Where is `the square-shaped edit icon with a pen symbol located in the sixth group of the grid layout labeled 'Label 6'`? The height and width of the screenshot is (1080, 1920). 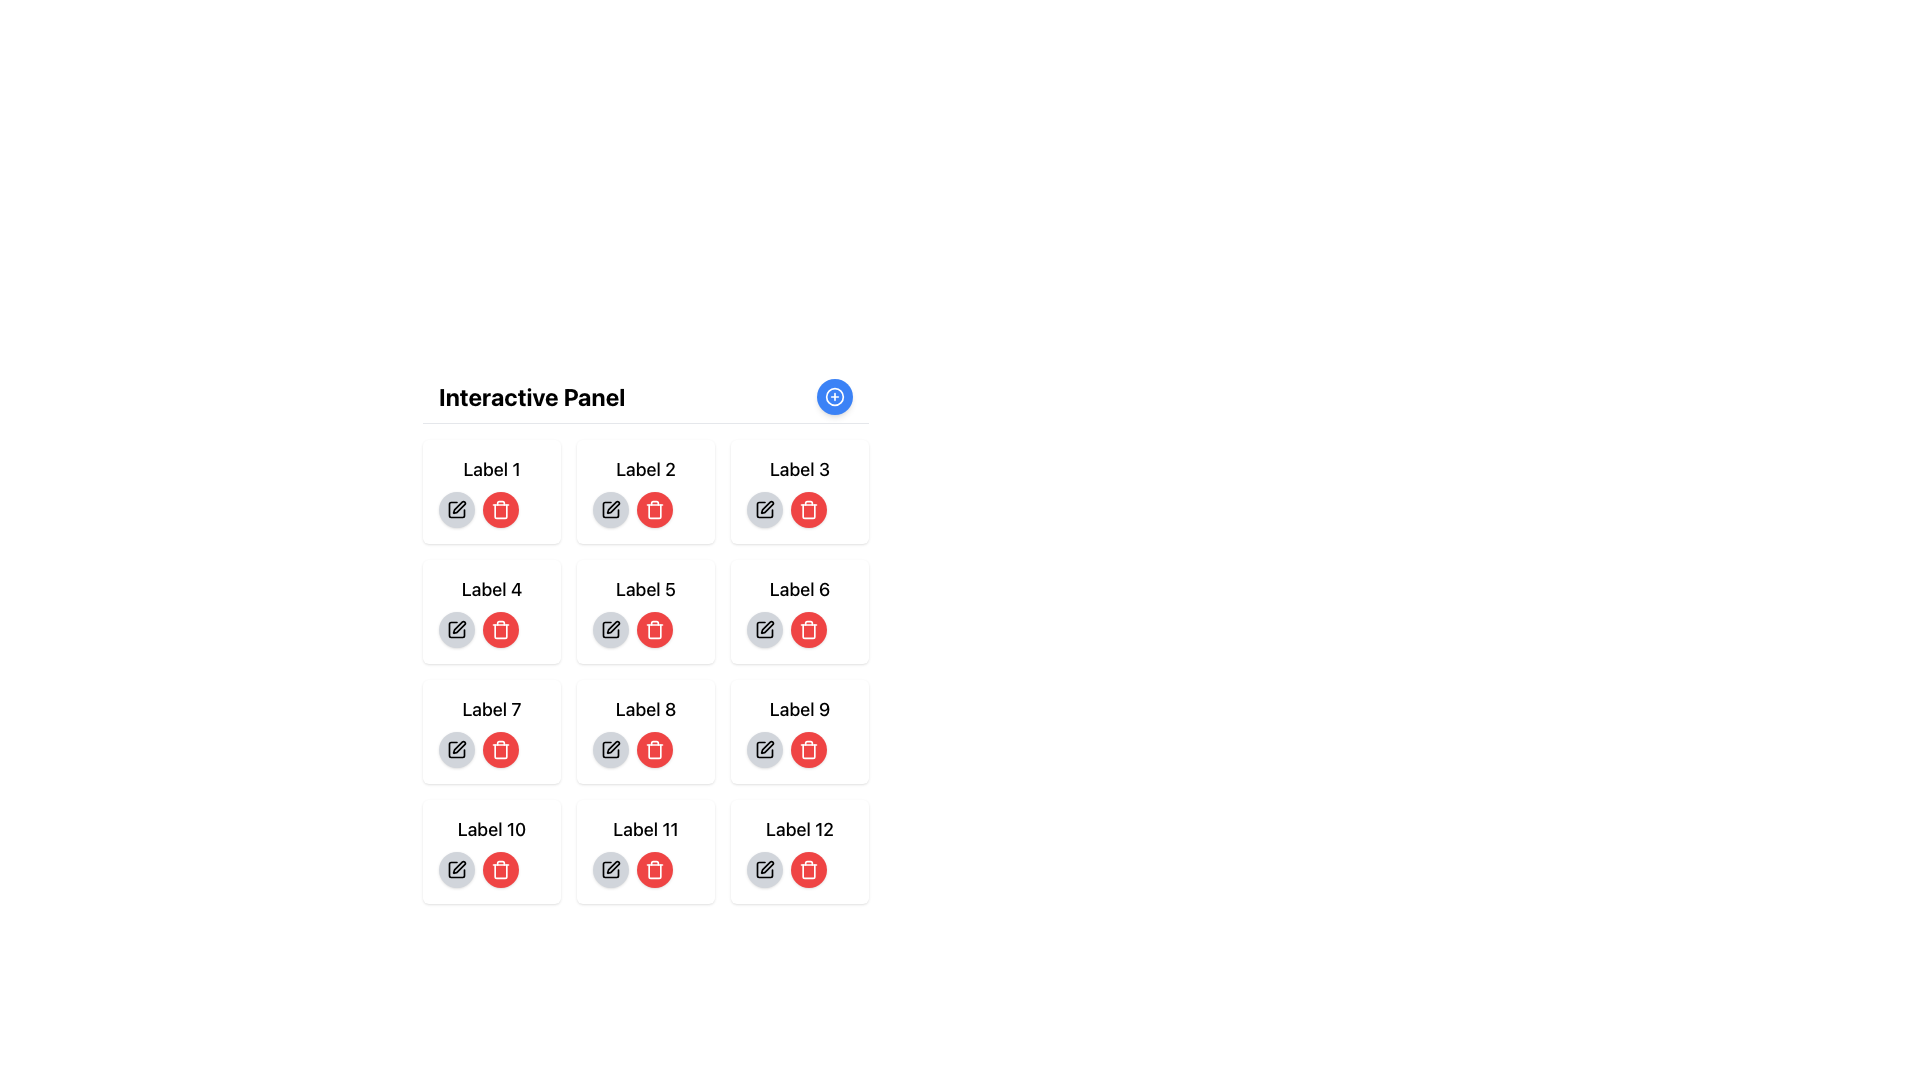 the square-shaped edit icon with a pen symbol located in the sixth group of the grid layout labeled 'Label 6' is located at coordinates (763, 628).